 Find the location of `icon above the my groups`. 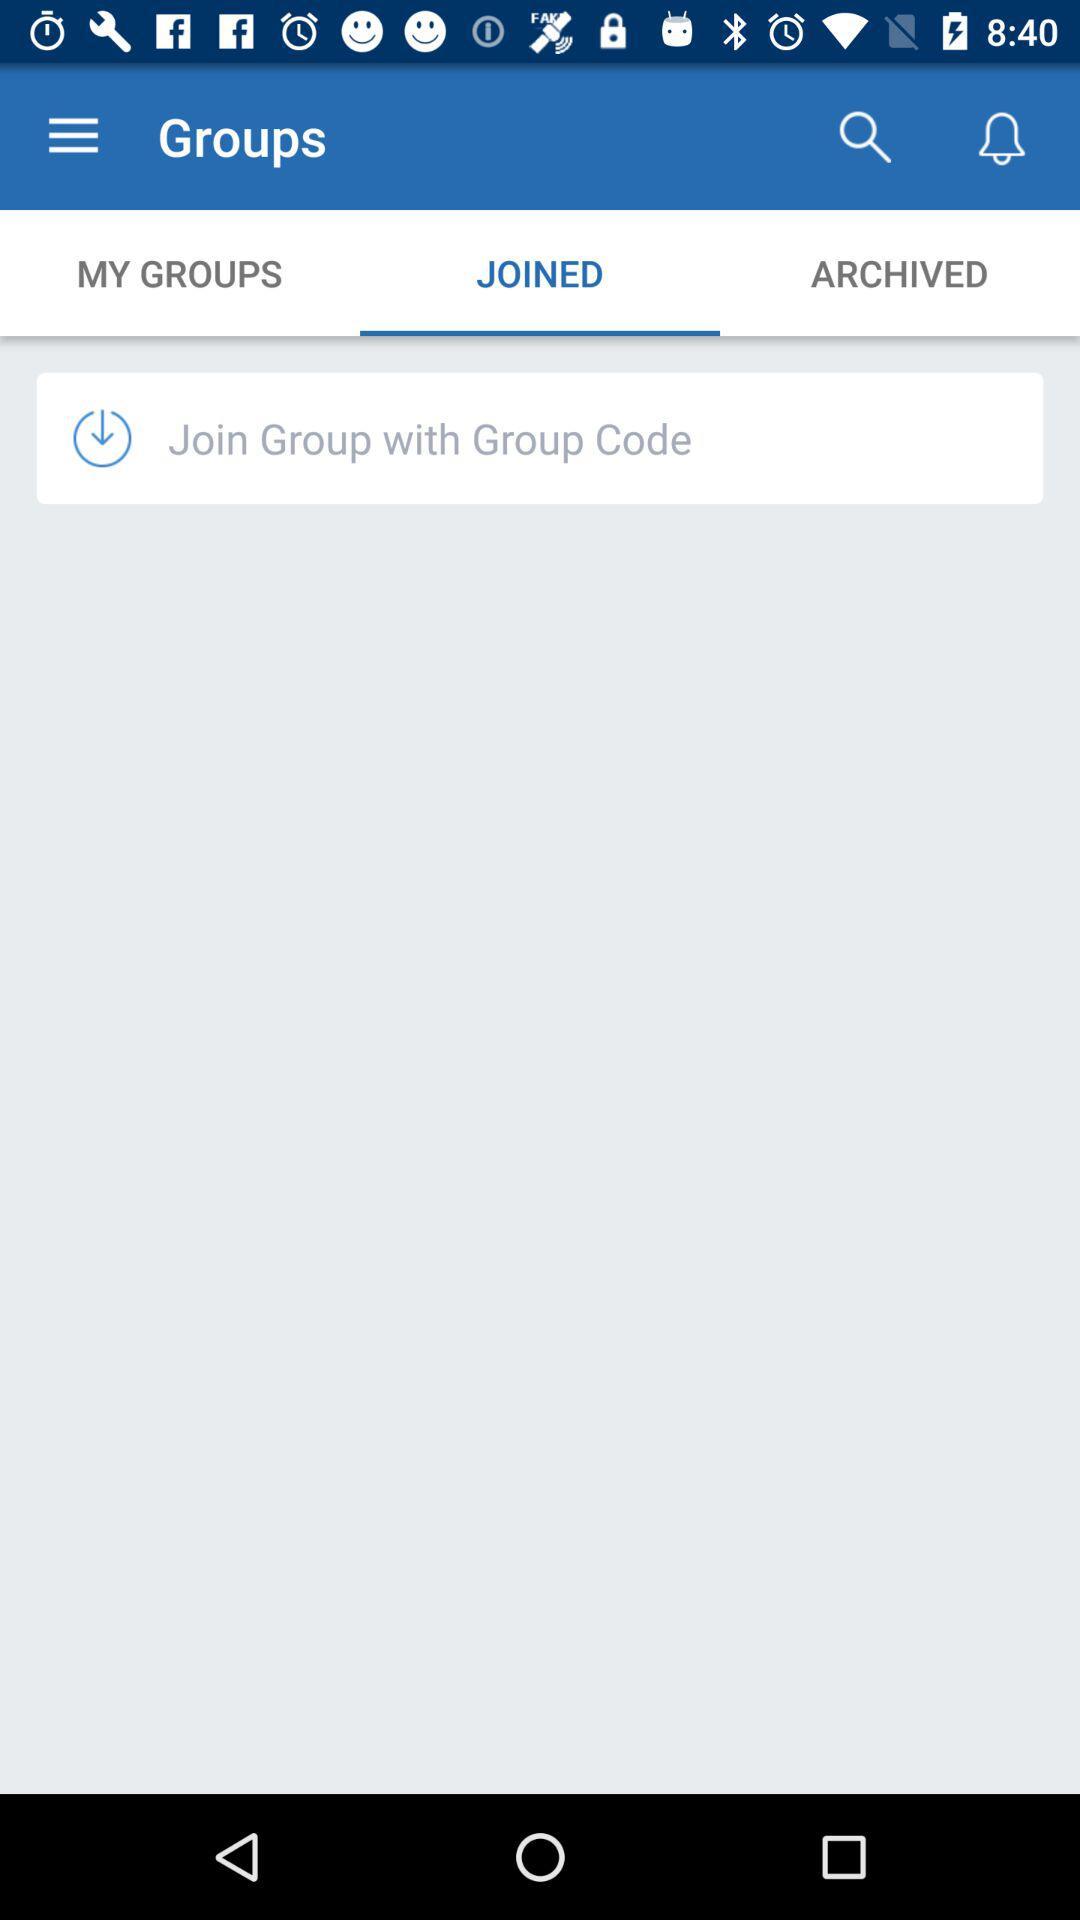

icon above the my groups is located at coordinates (72, 135).